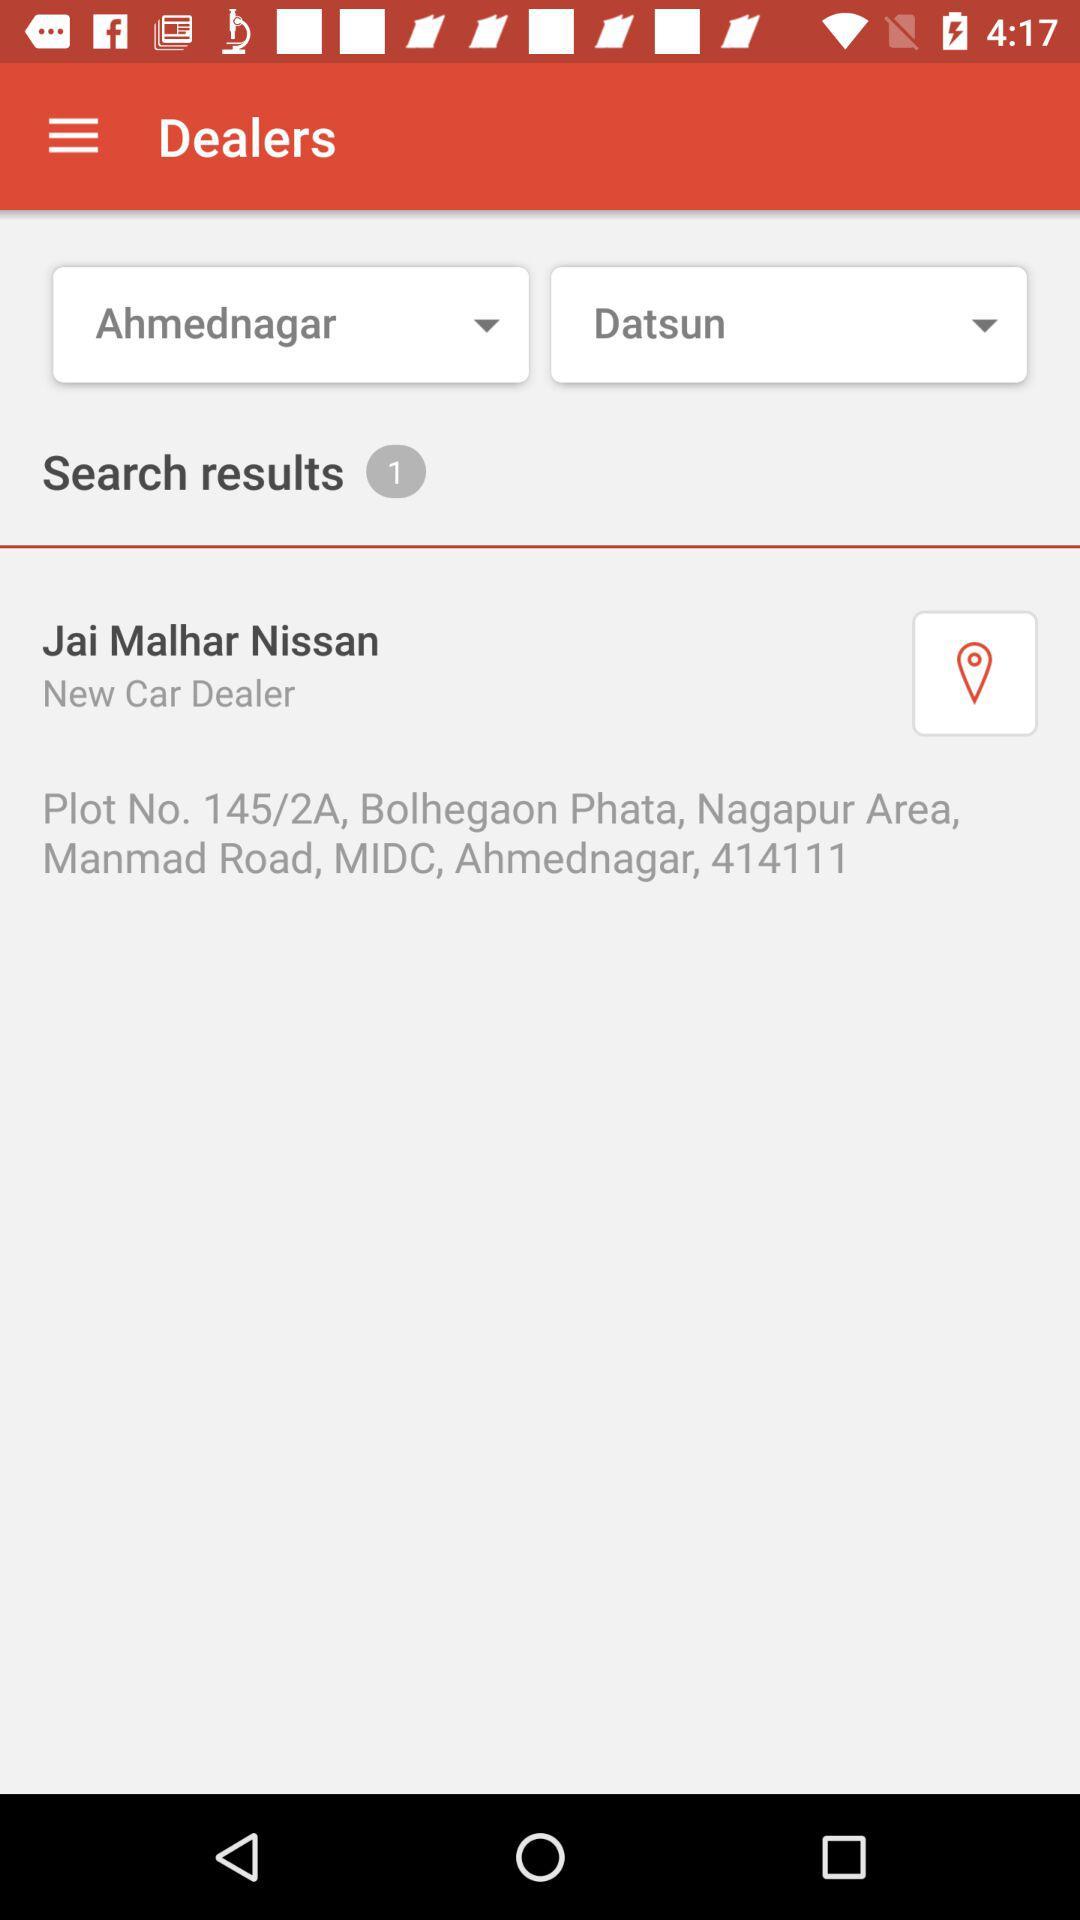  What do you see at coordinates (974, 673) in the screenshot?
I see `the item on the right` at bounding box center [974, 673].